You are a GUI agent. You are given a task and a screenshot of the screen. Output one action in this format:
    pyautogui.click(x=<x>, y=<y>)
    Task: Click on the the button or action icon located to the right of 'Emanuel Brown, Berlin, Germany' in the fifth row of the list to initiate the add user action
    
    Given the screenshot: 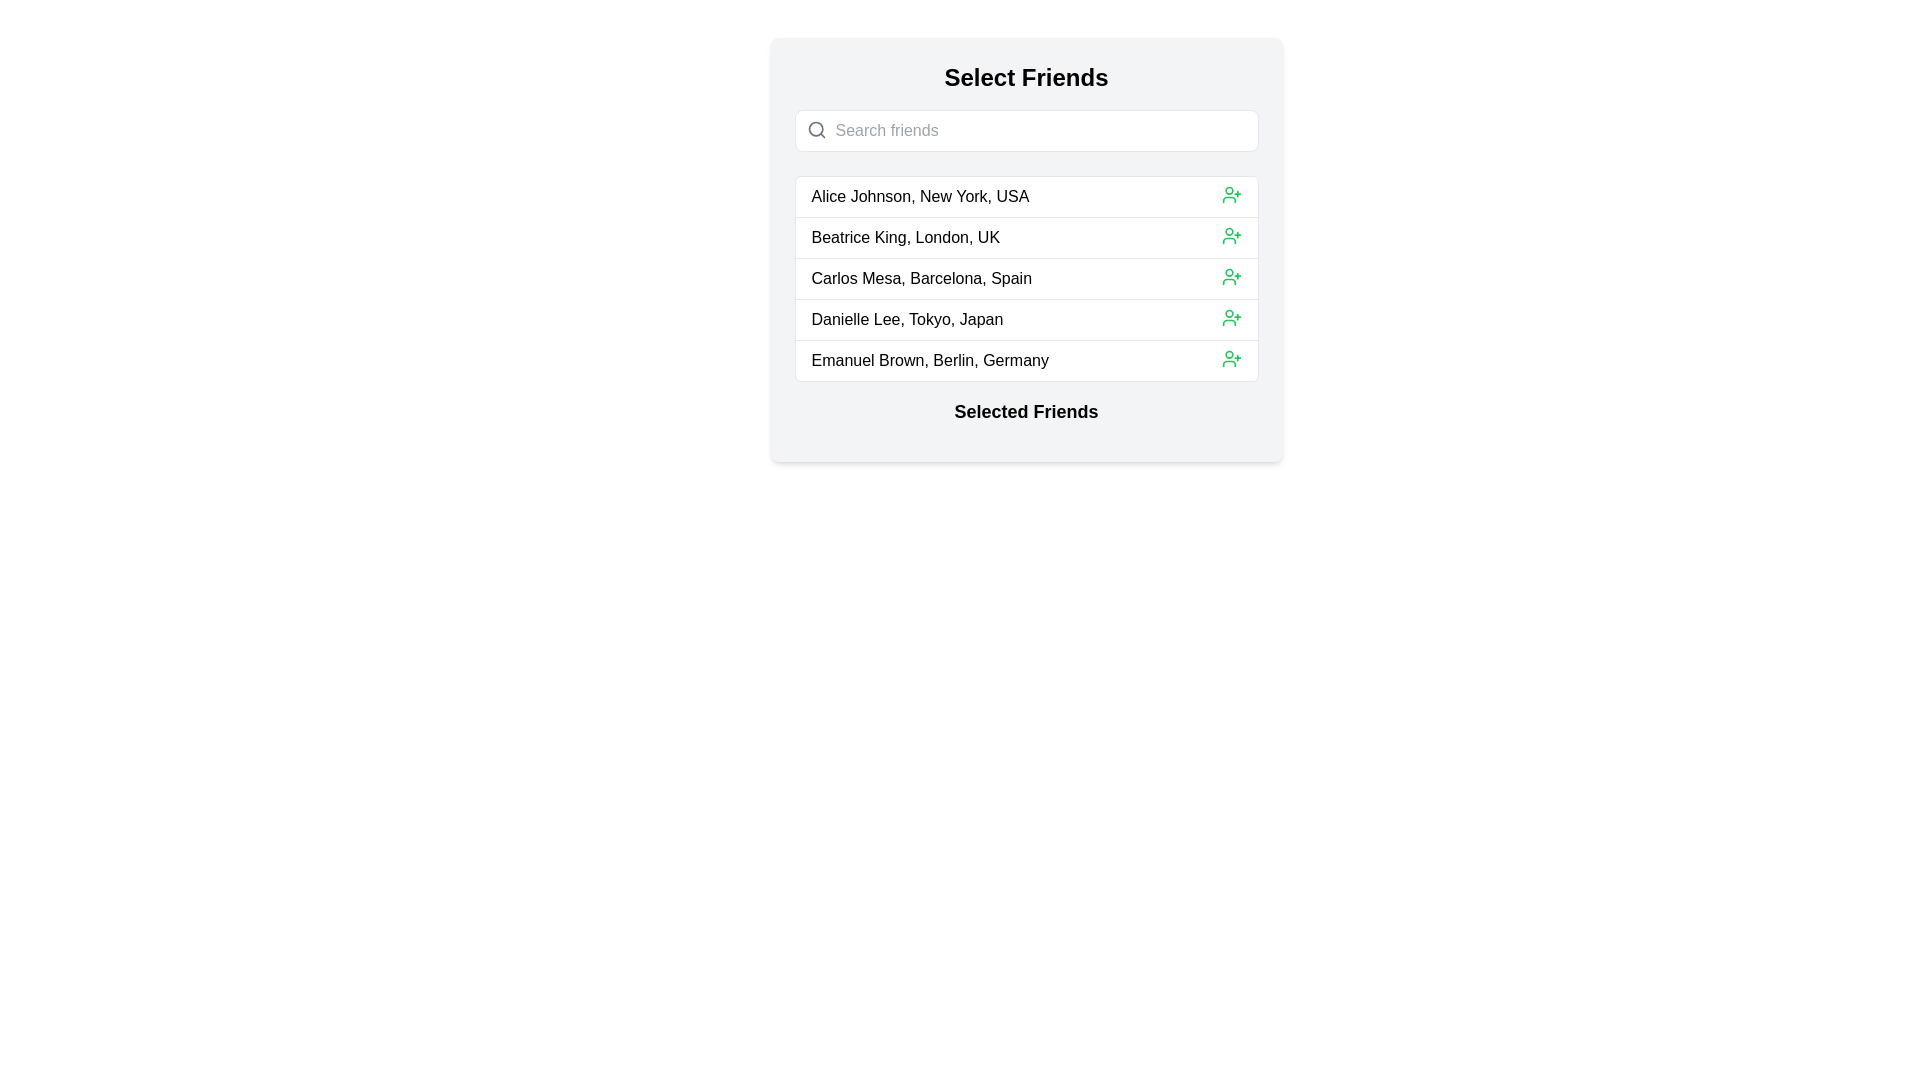 What is the action you would take?
    pyautogui.click(x=1230, y=357)
    